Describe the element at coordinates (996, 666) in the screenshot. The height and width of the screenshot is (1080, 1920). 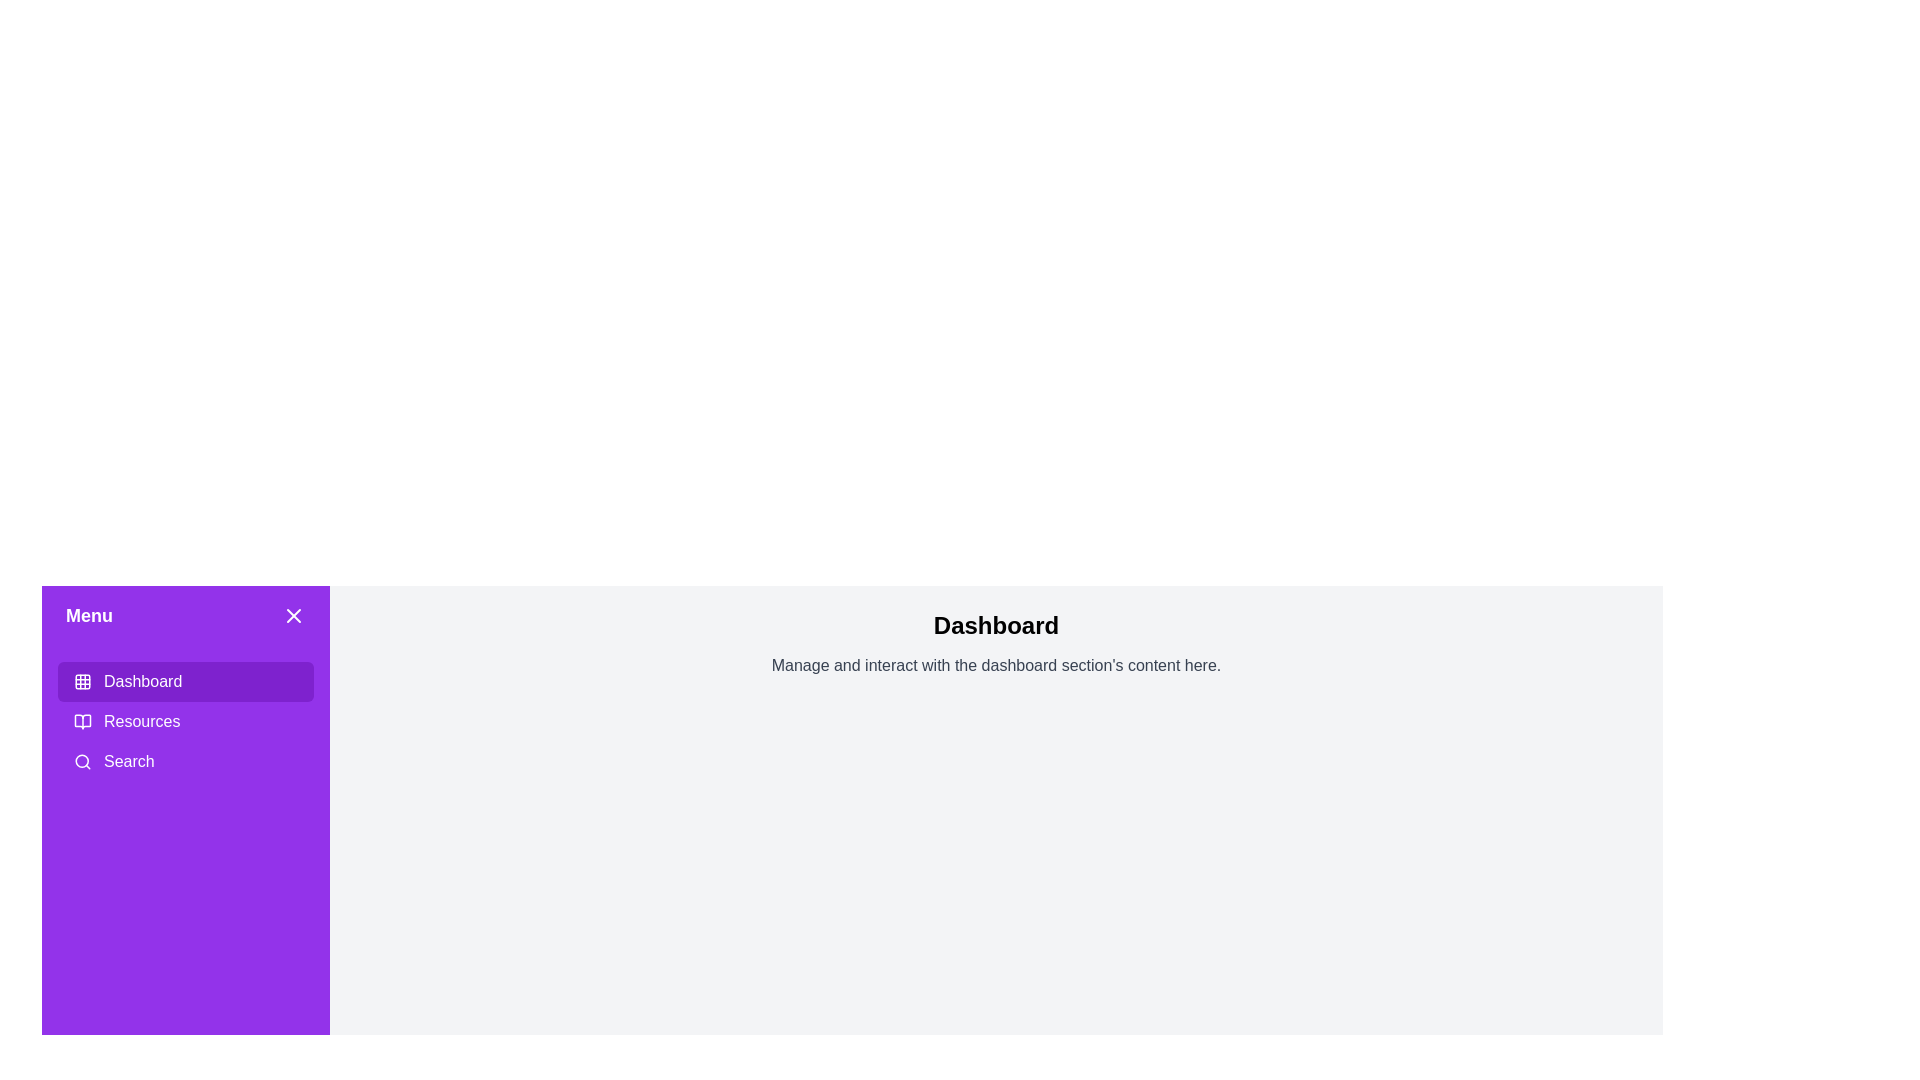
I see `the static text element that provides descriptive information below the 'Dashboard' title in the central part of the interface layout` at that location.